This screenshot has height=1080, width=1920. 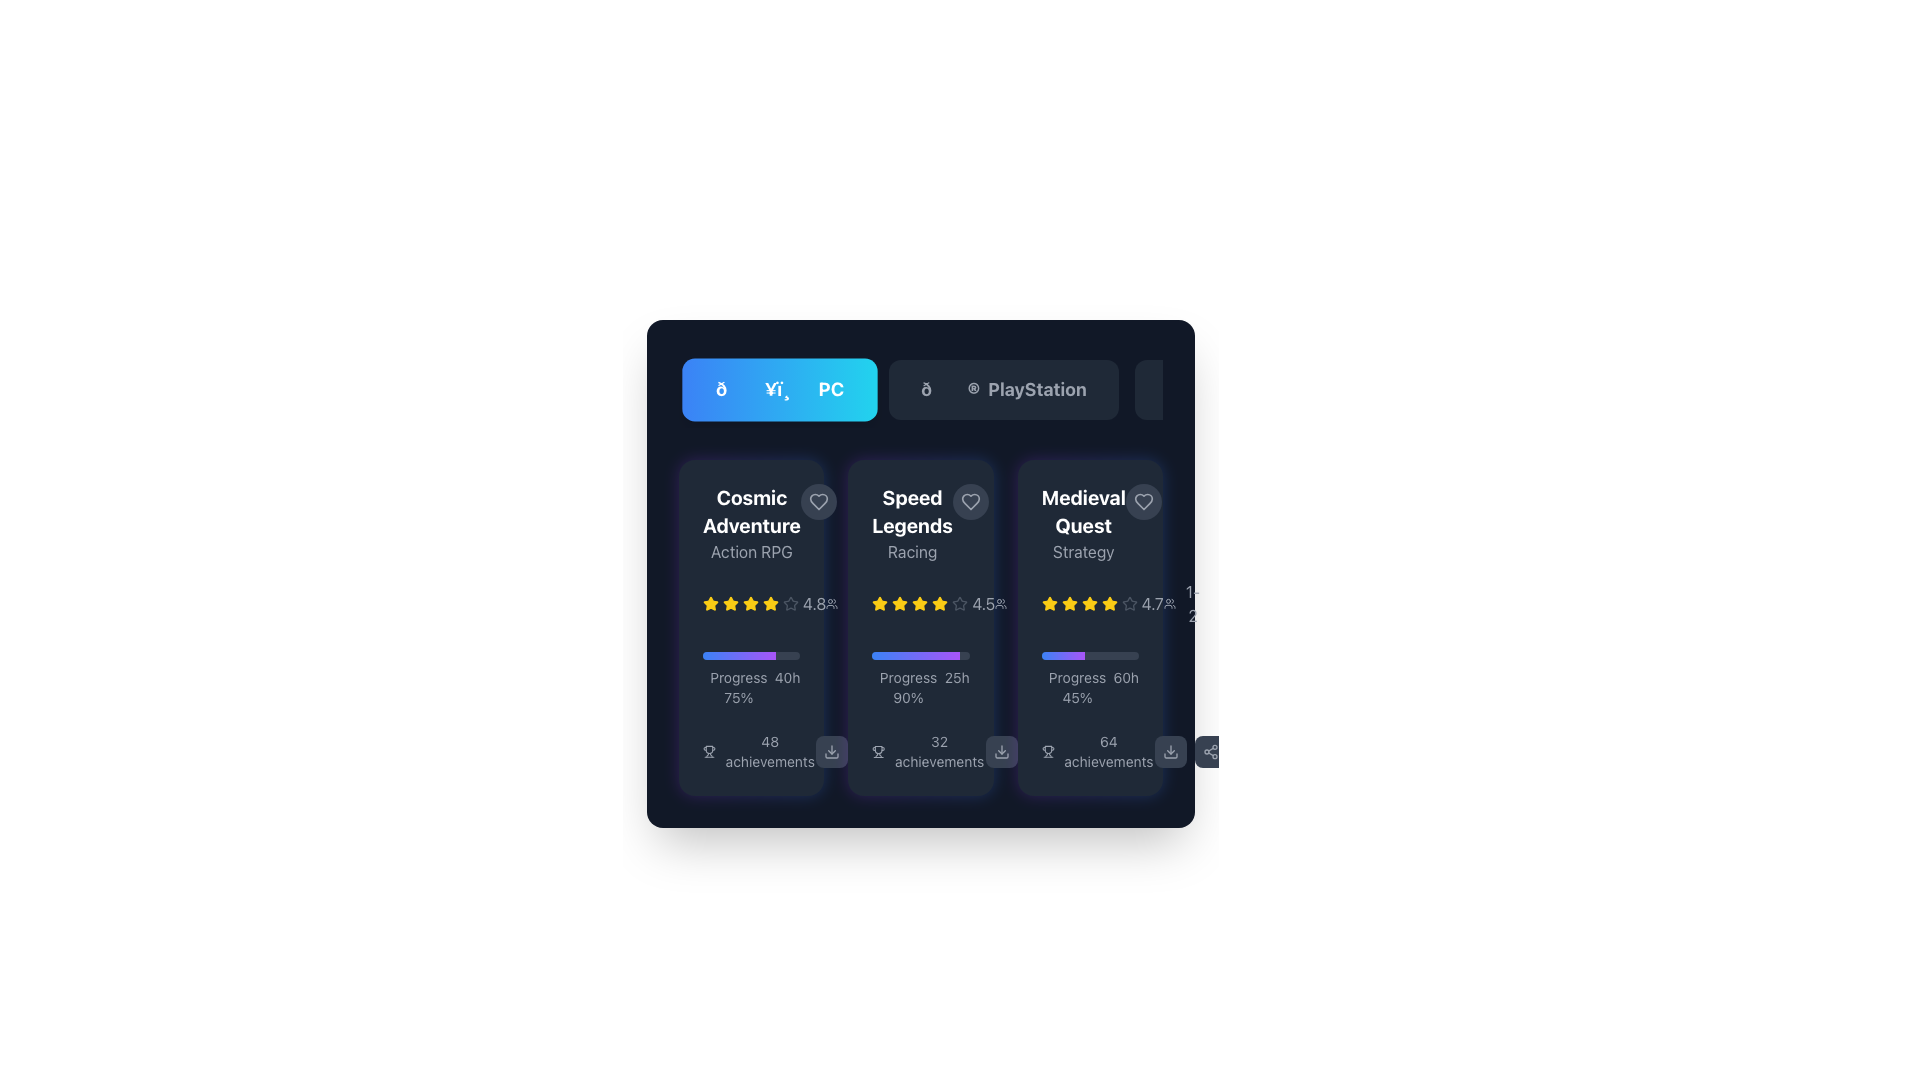 What do you see at coordinates (920, 523) in the screenshot?
I see `the static text label displaying the title and genre of the game, which is centrally located in the second column of a three-column layout within a card` at bounding box center [920, 523].